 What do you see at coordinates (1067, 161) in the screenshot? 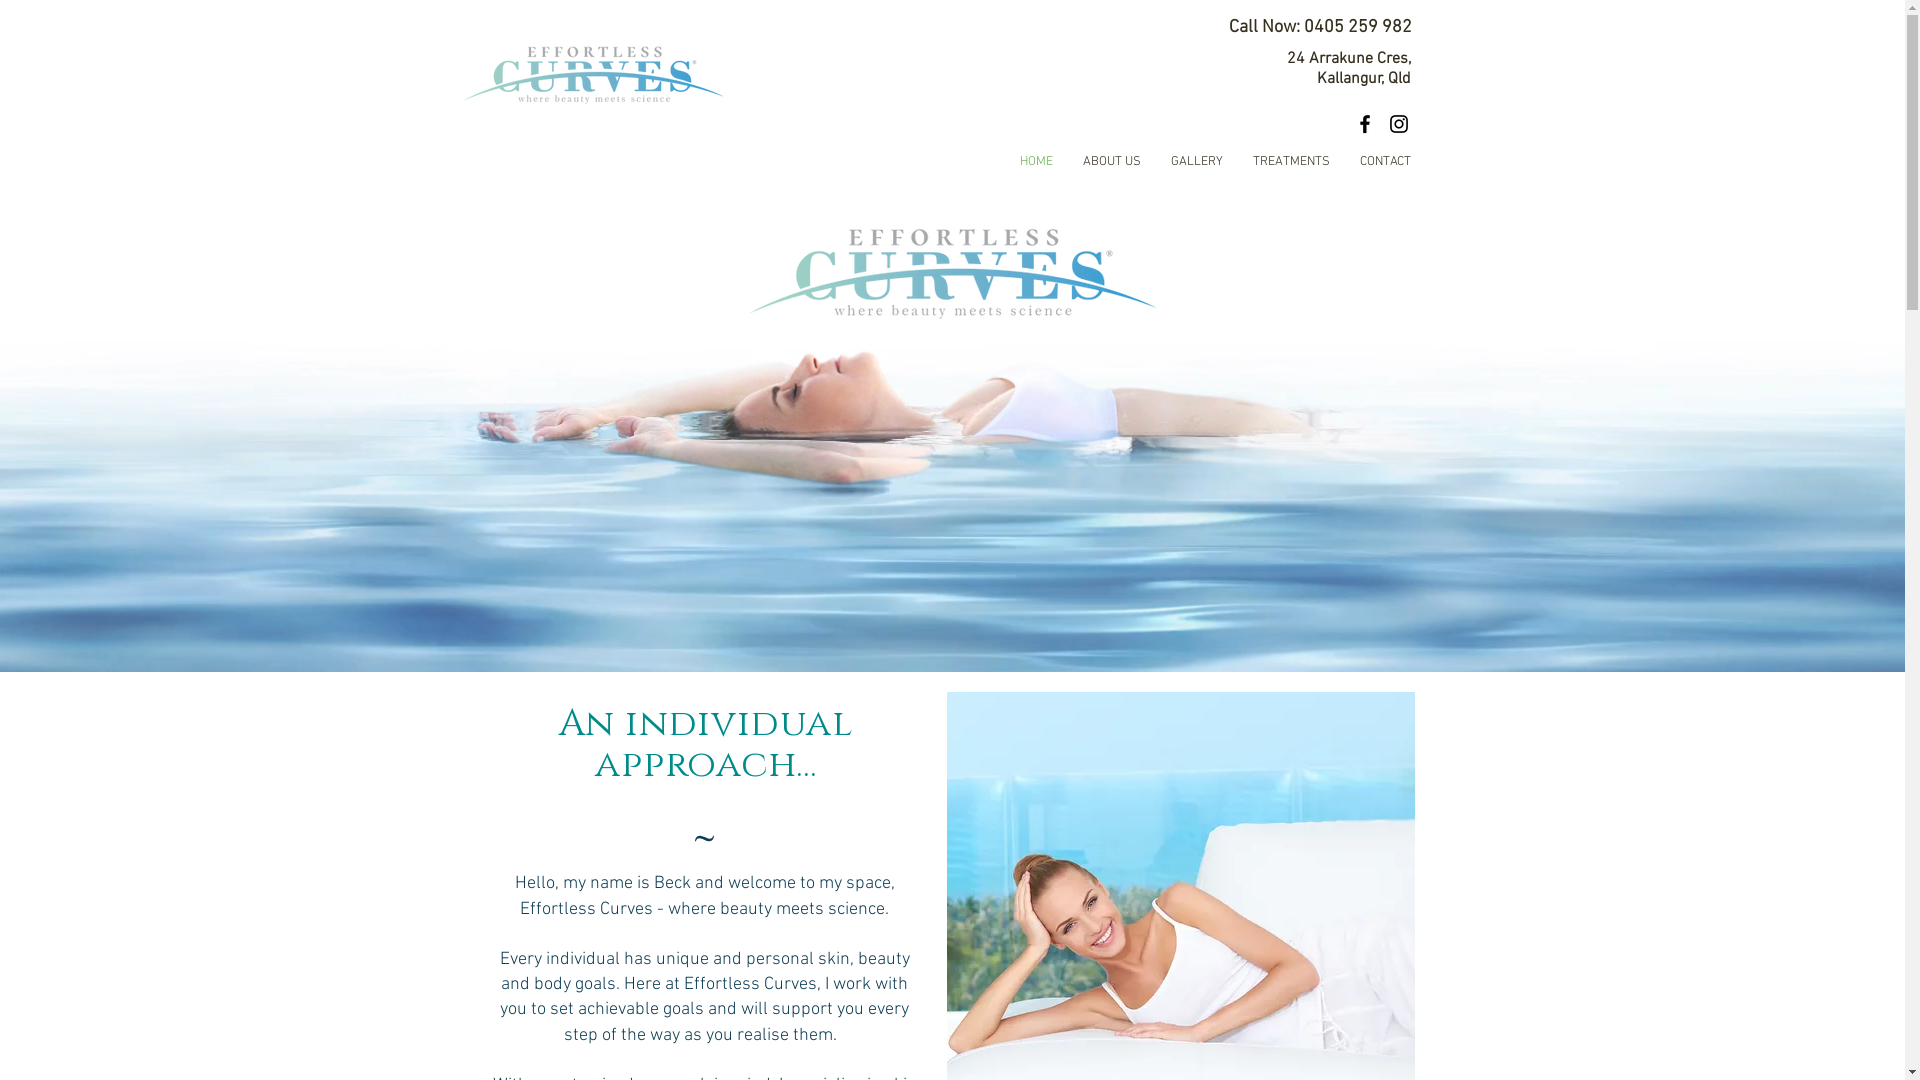
I see `'ABOUT US'` at bounding box center [1067, 161].